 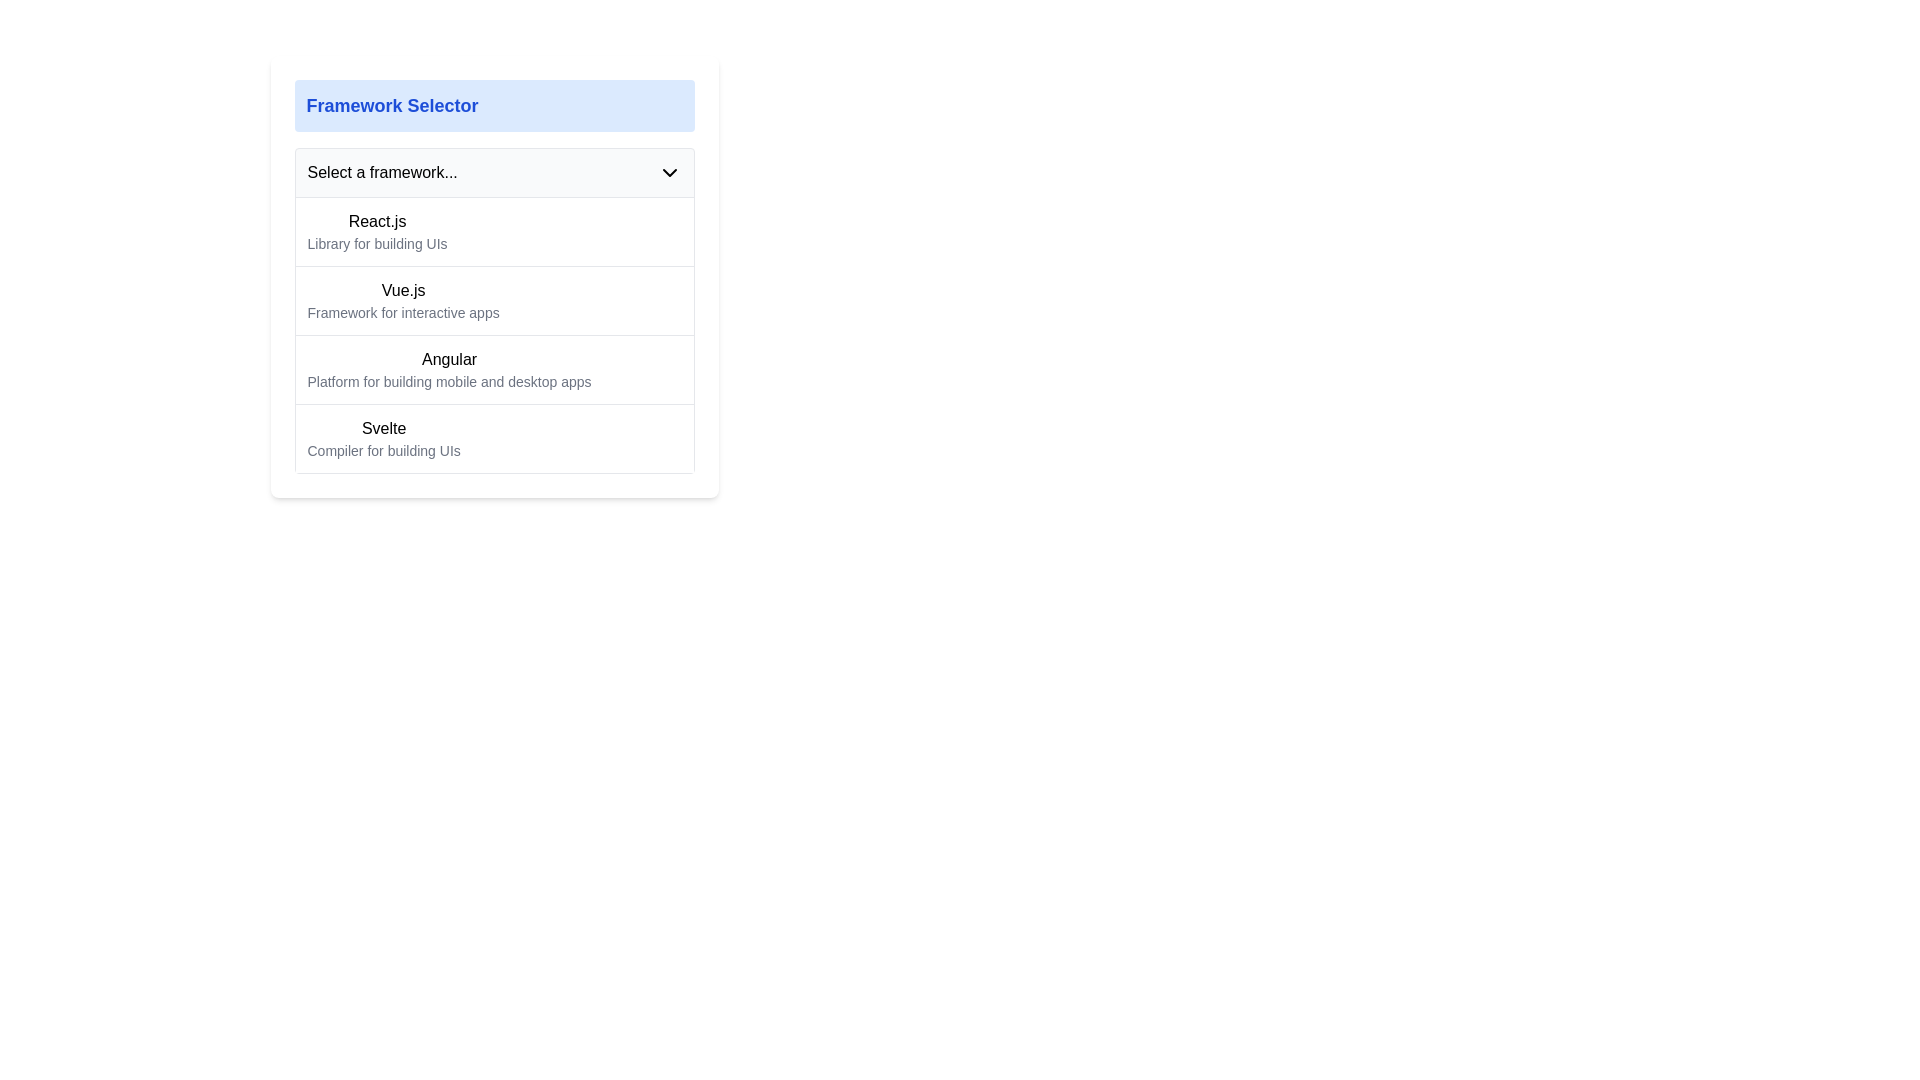 I want to click on the 'Framework Selector' text label, which is prominently displayed in a larger bold blue font on a light blue background at the top of the framework selection interface, so click(x=392, y=105).